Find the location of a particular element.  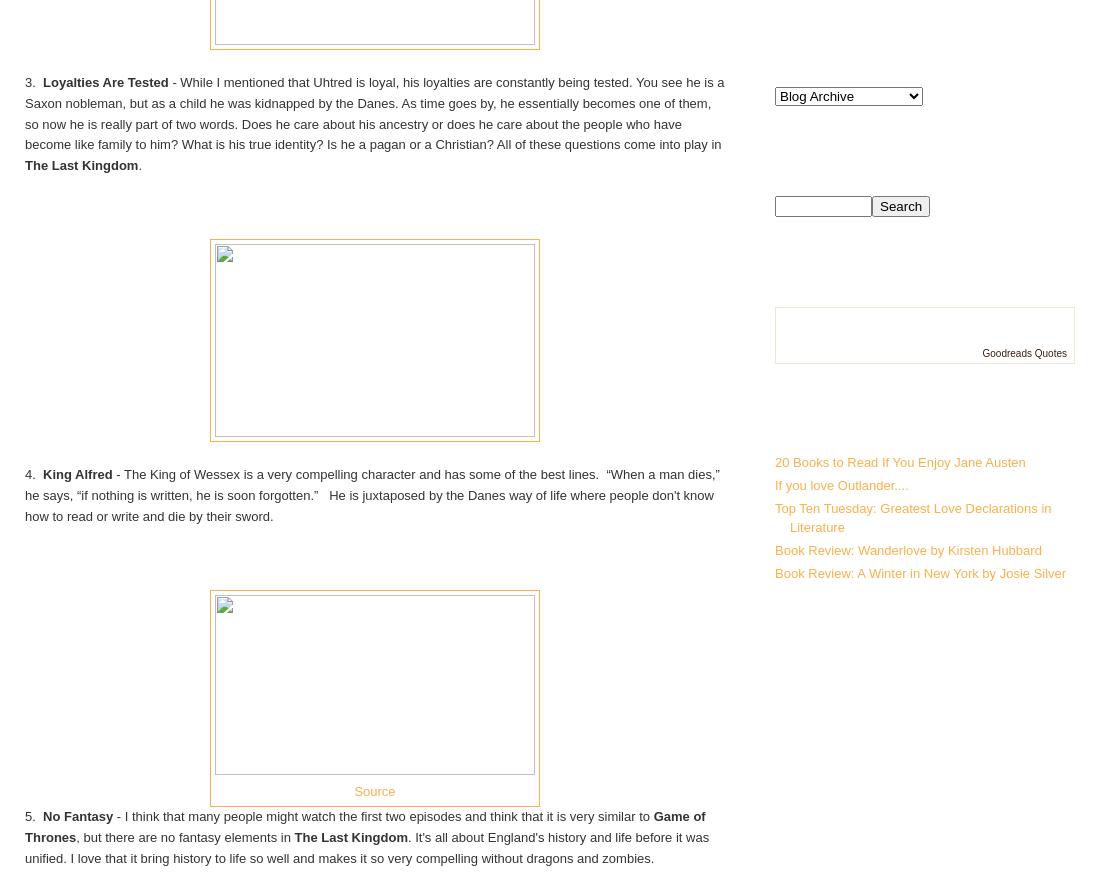

'Popular Posts:' is located at coordinates (870, 420).